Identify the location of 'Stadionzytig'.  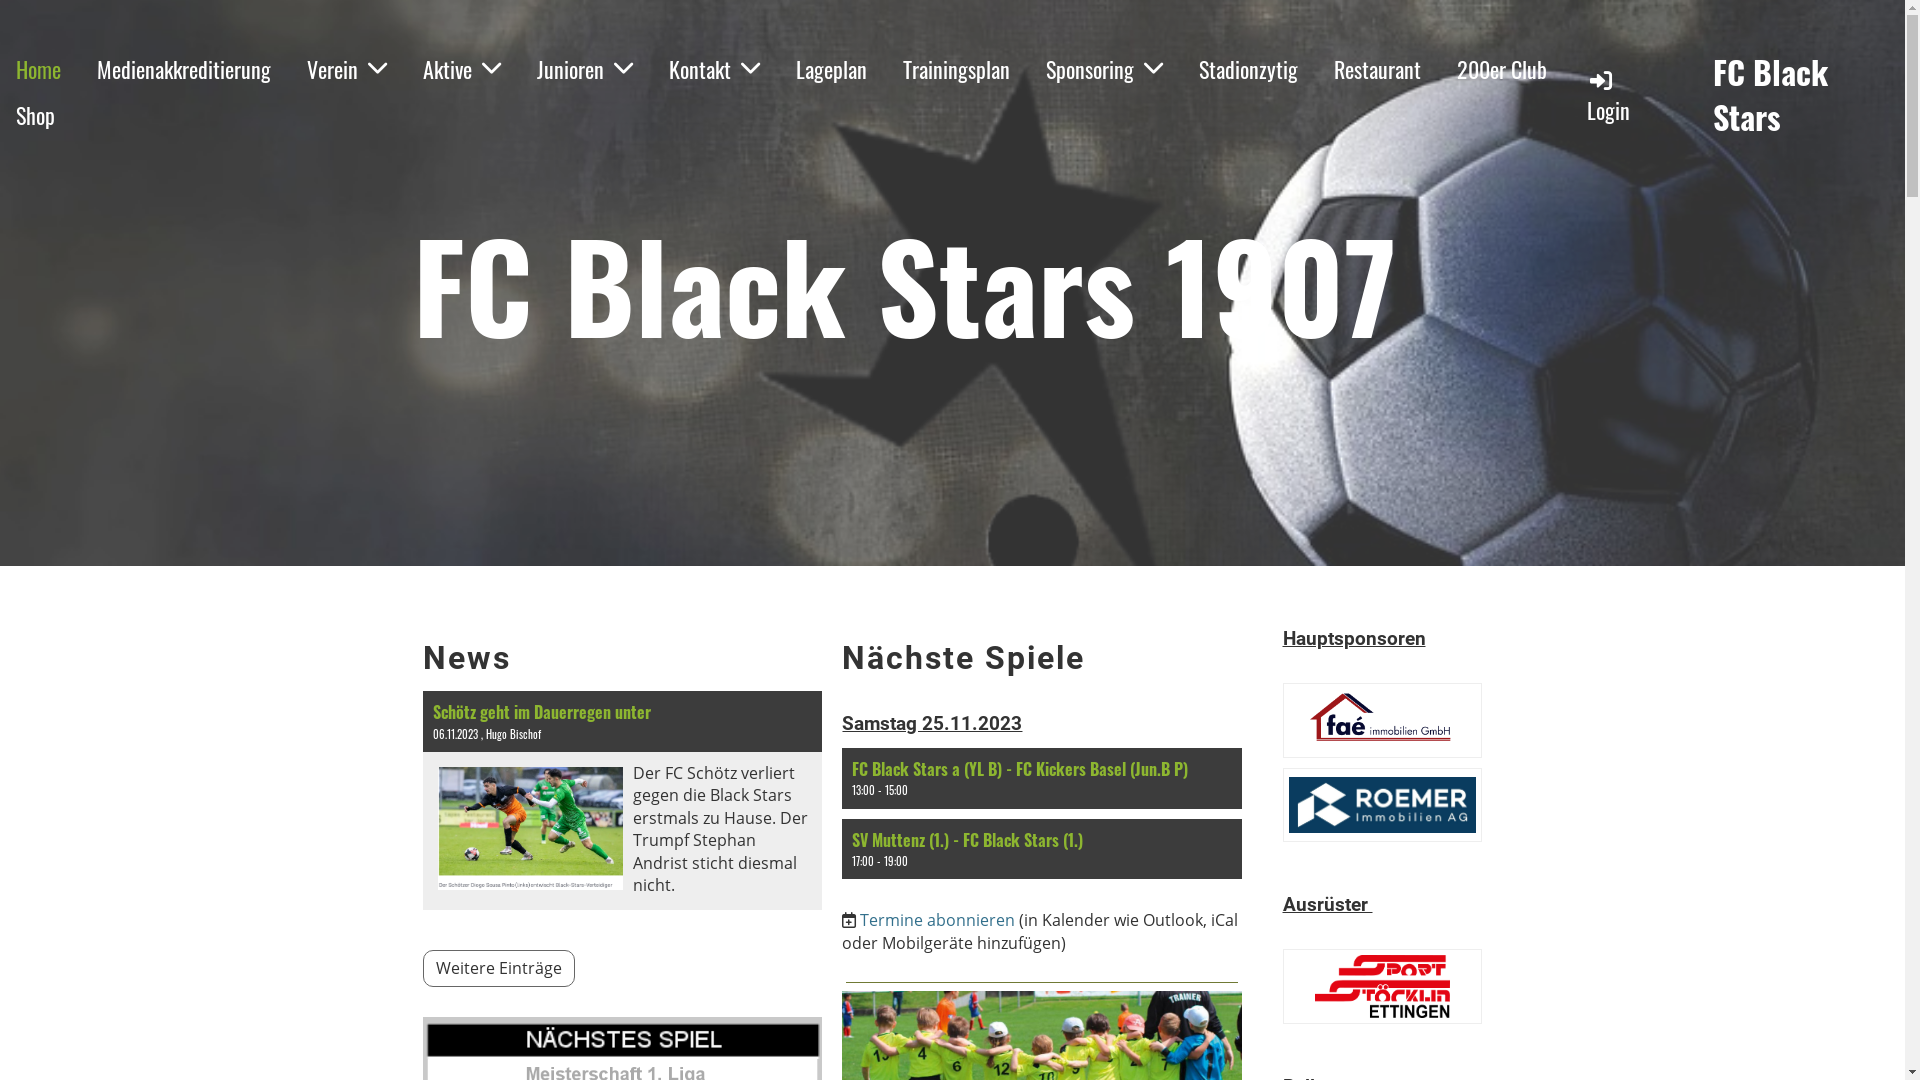
(1247, 68).